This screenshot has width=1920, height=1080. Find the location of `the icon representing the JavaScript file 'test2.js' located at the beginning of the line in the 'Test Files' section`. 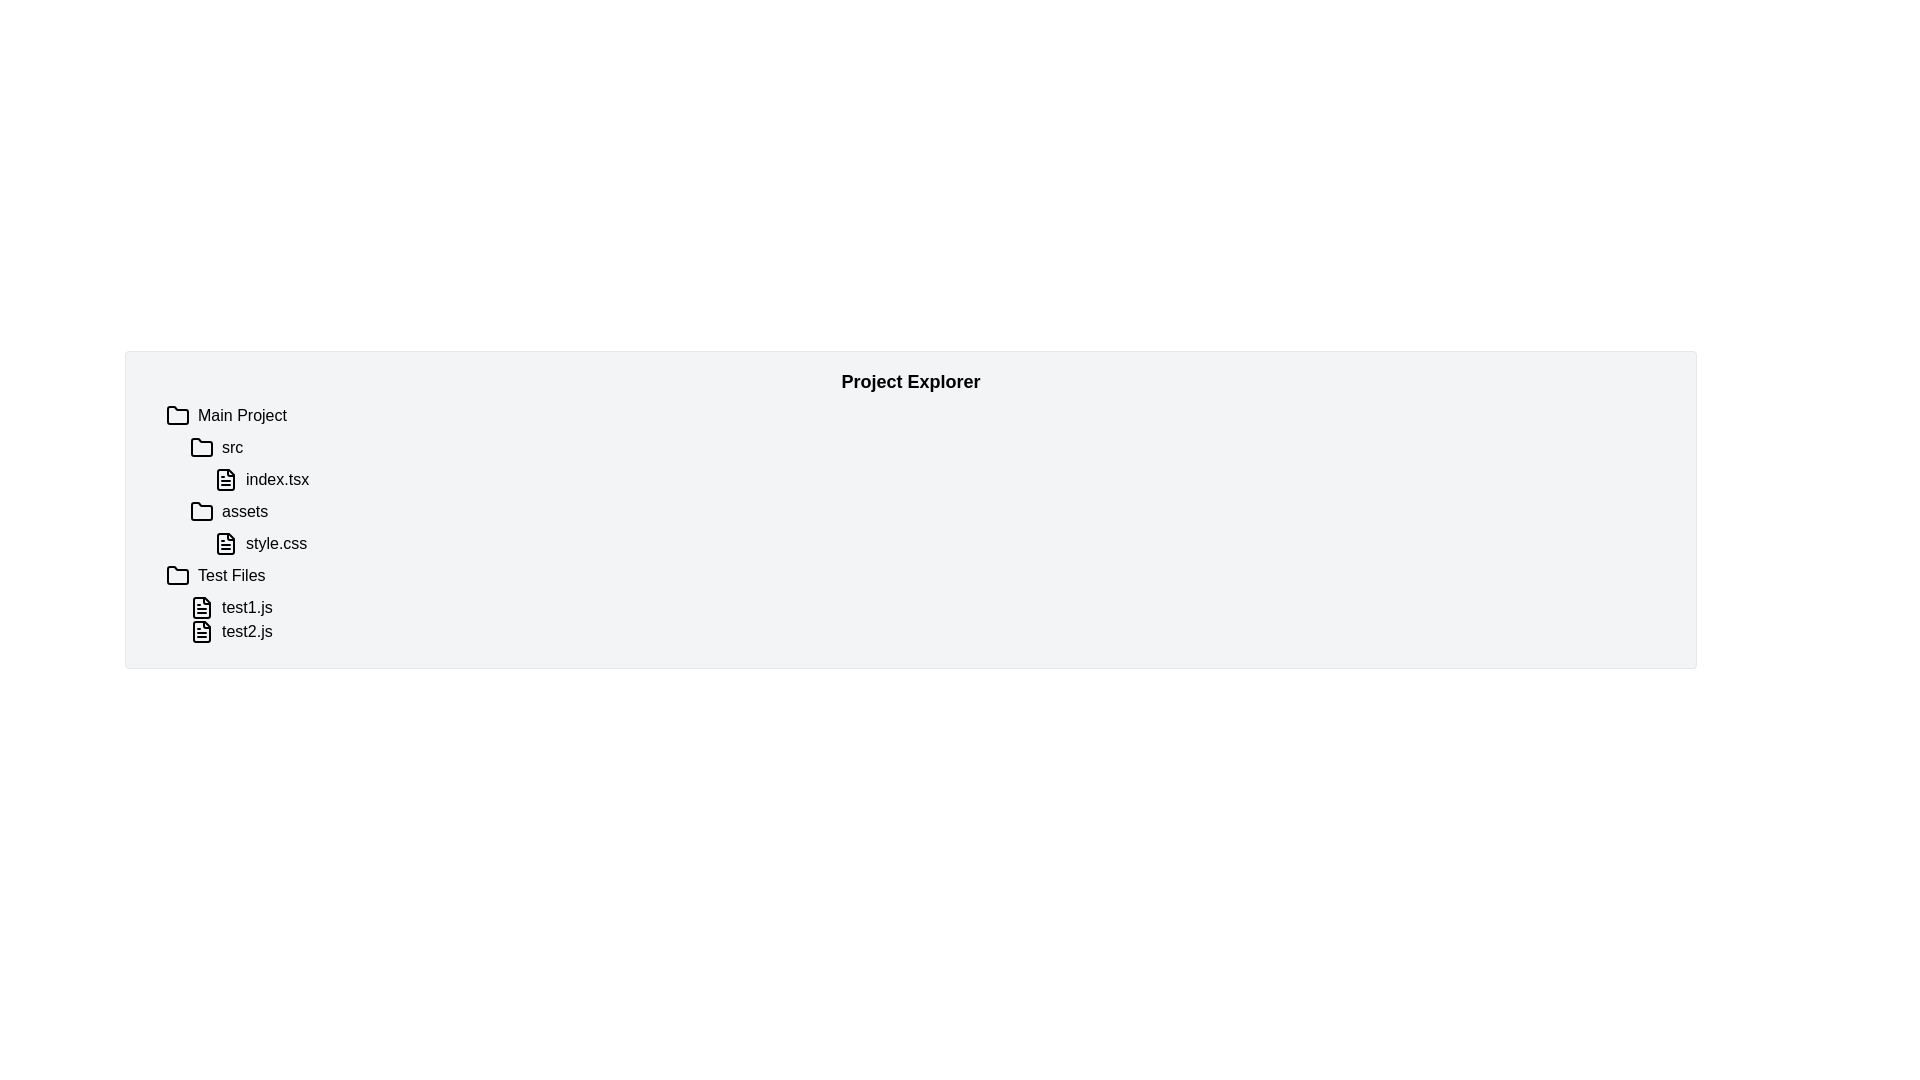

the icon representing the JavaScript file 'test2.js' located at the beginning of the line in the 'Test Files' section is located at coordinates (201, 632).